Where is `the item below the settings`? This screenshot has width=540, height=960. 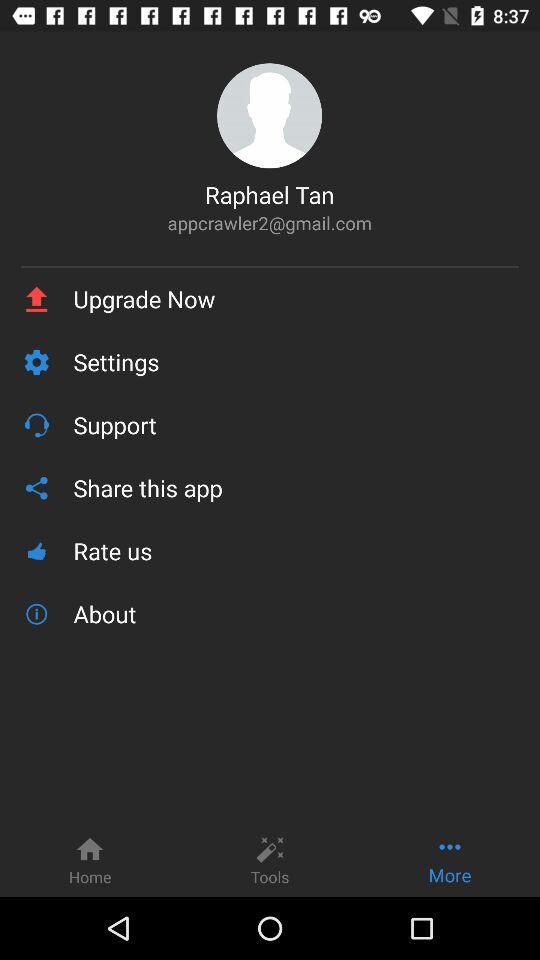 the item below the settings is located at coordinates (295, 425).